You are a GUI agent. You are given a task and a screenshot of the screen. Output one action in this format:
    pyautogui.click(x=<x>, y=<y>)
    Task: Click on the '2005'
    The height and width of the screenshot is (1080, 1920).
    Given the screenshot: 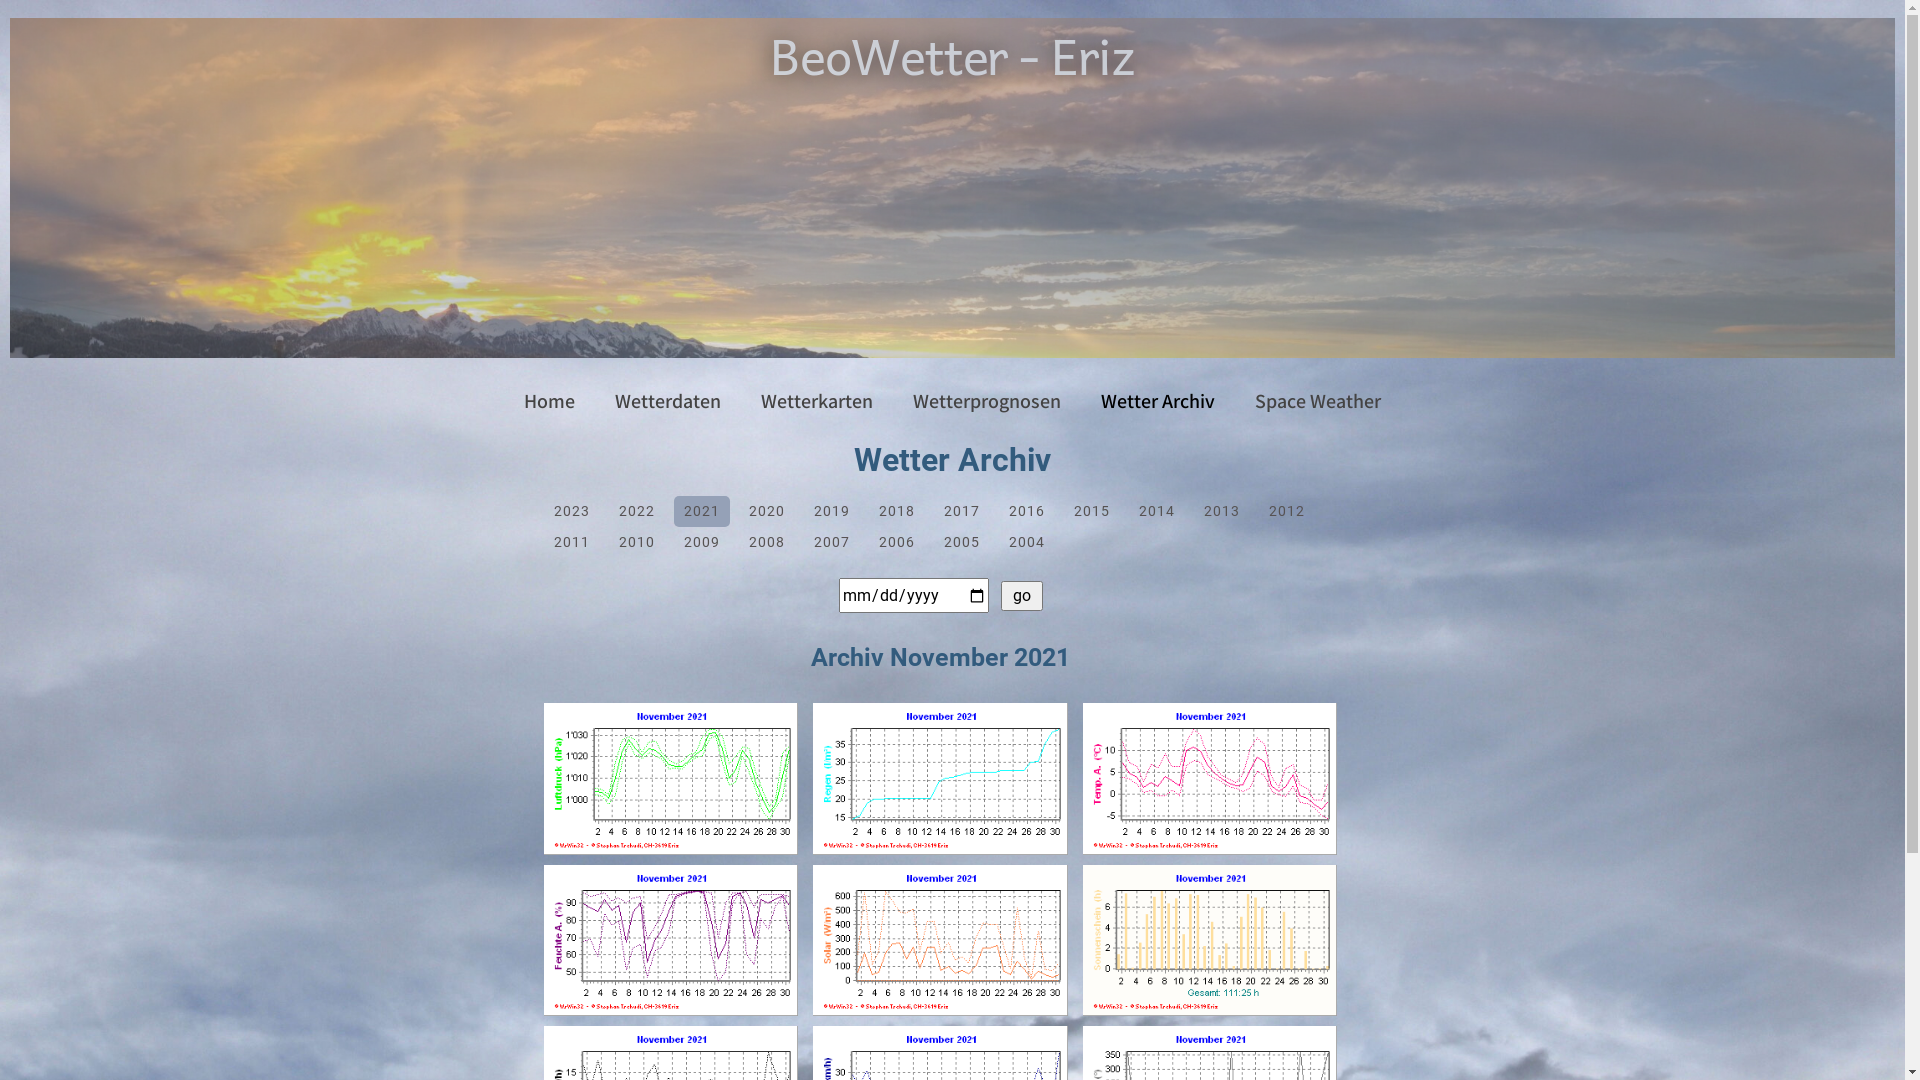 What is the action you would take?
    pyautogui.click(x=961, y=542)
    